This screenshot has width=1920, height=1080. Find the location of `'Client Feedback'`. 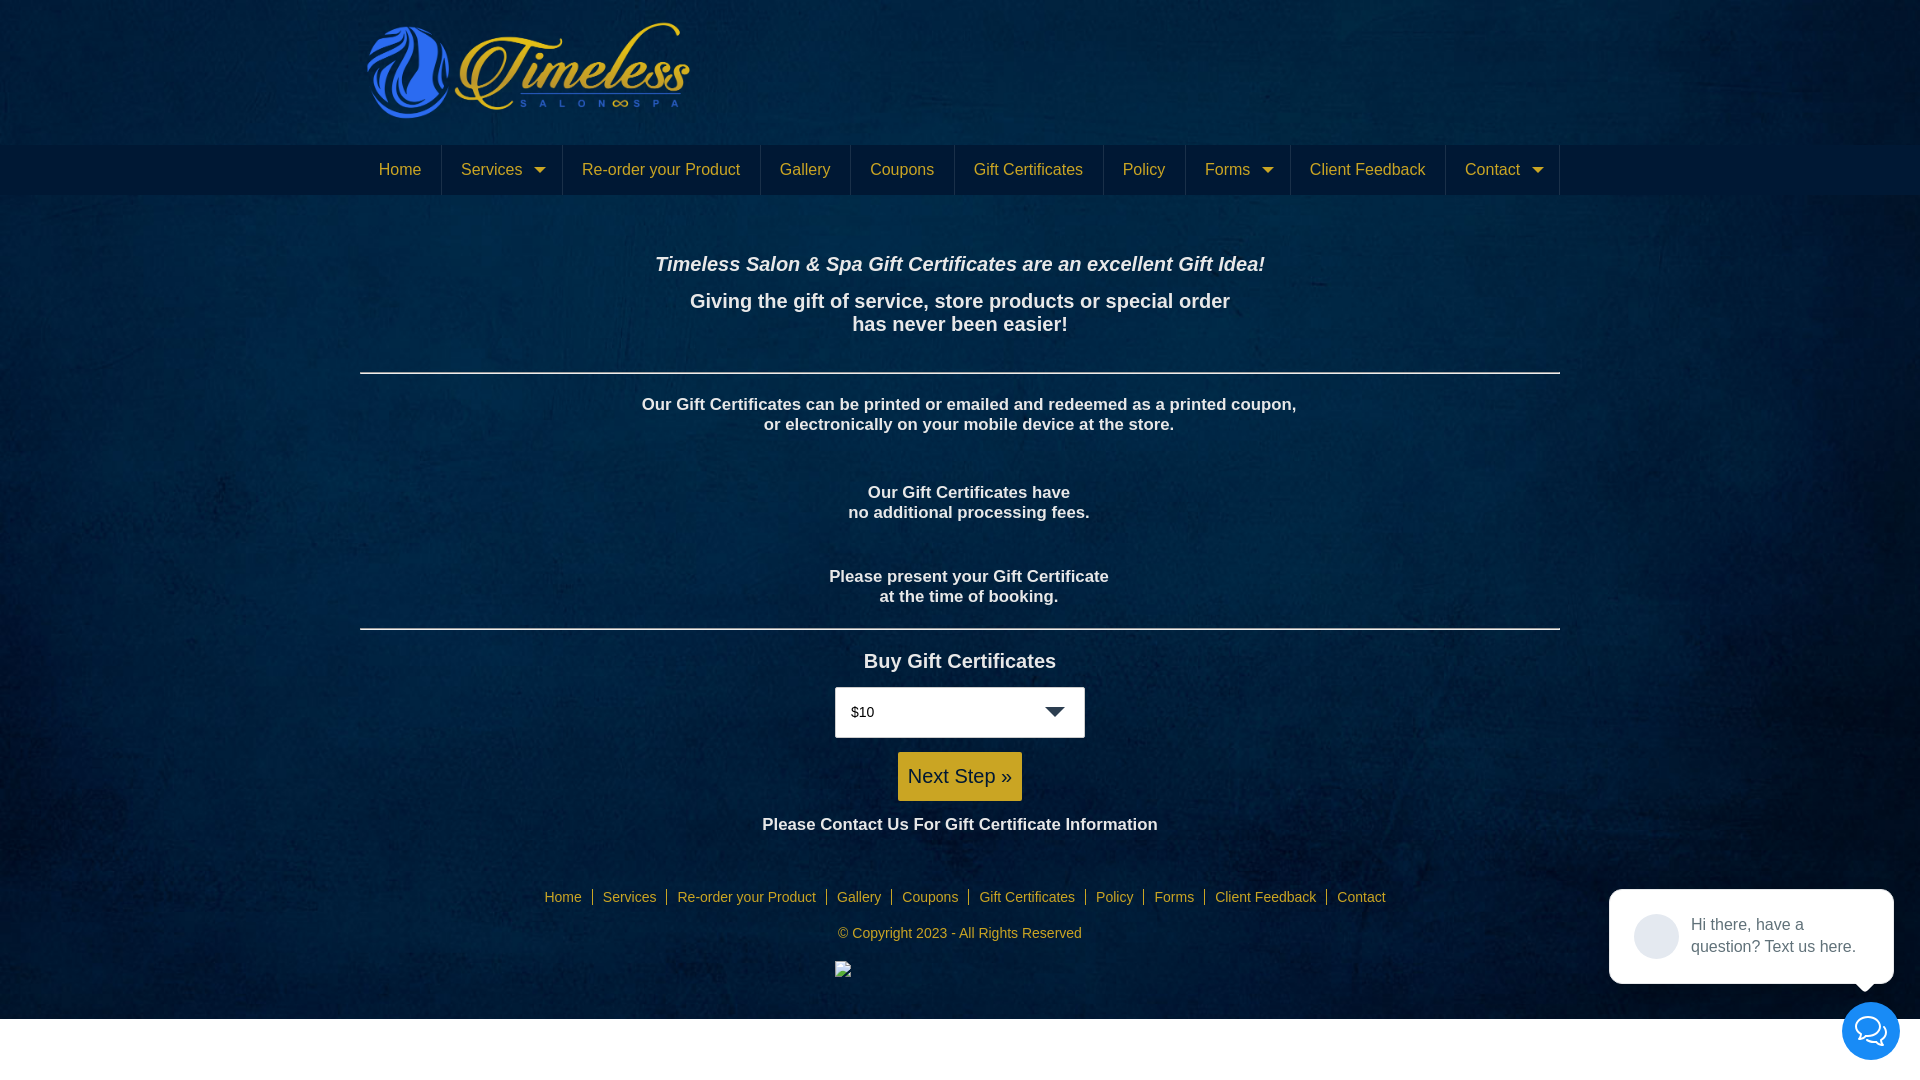

'Client Feedback' is located at coordinates (1264, 896).